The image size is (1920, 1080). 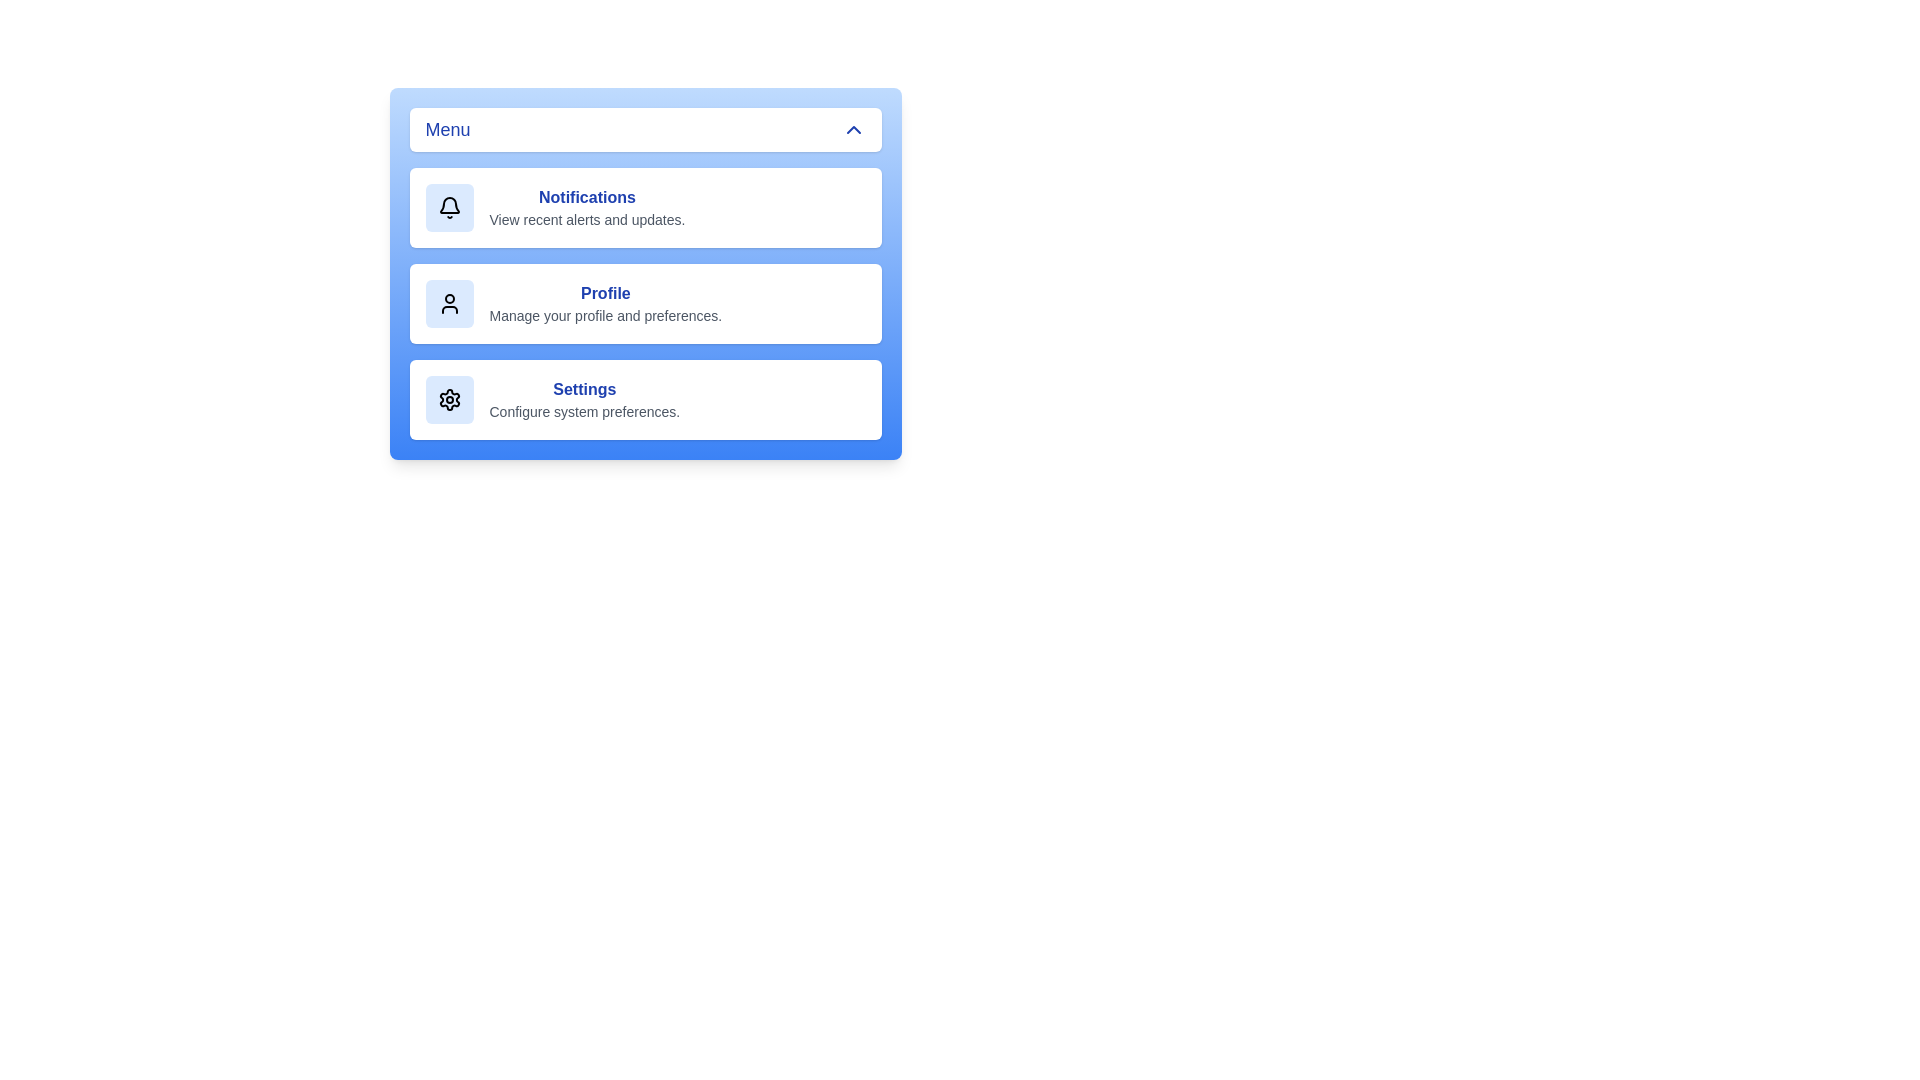 I want to click on the menu item Profile, so click(x=645, y=304).